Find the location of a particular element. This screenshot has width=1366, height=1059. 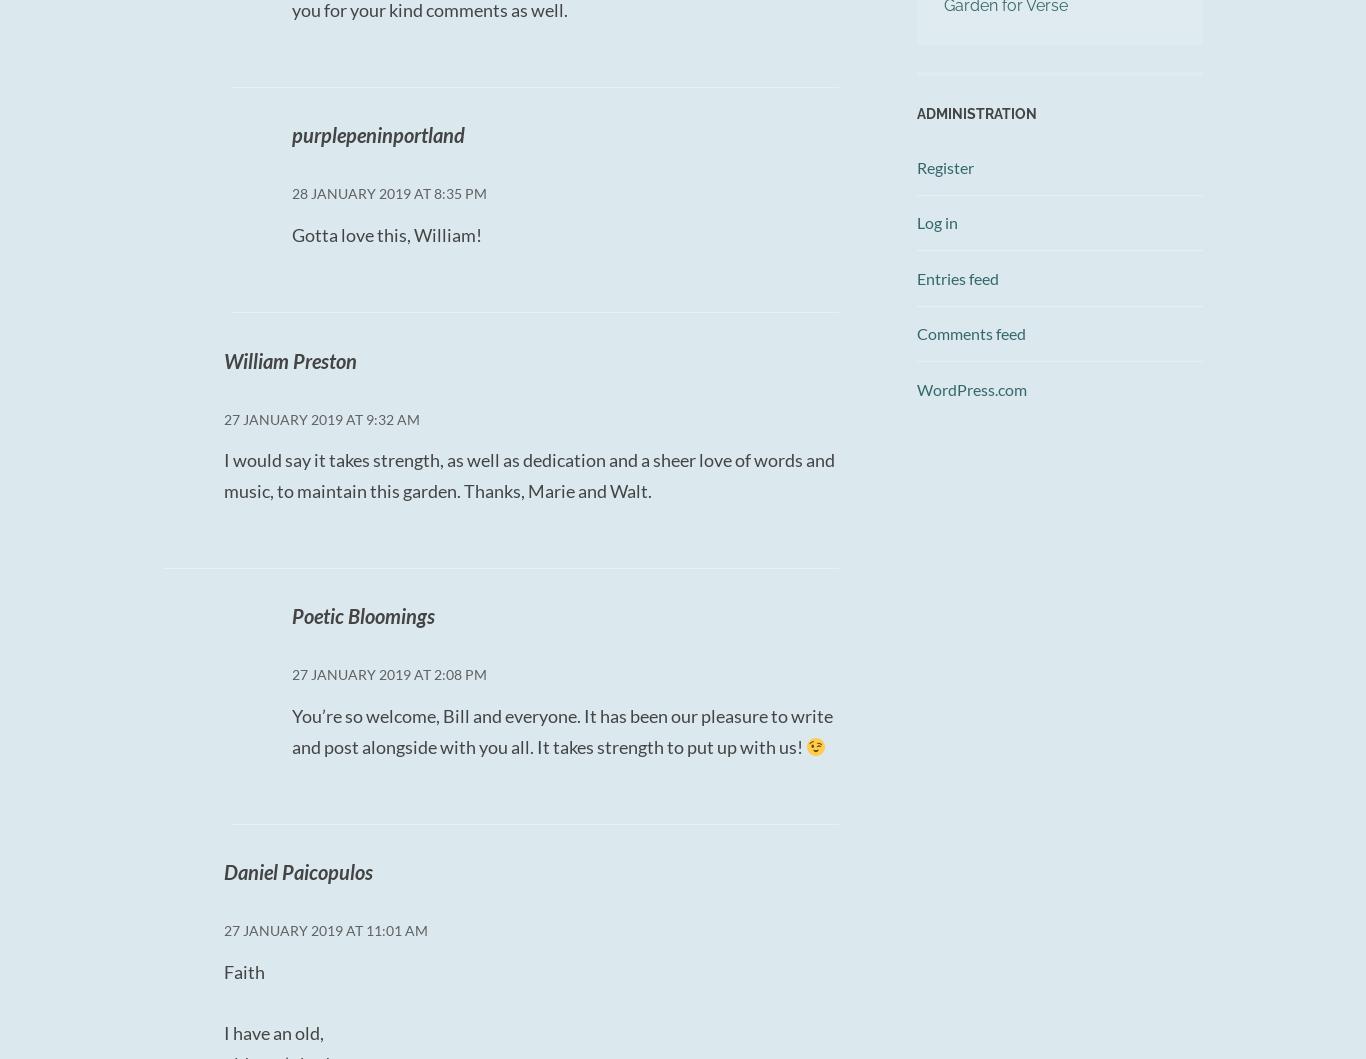

'Poetic Bloomings' is located at coordinates (361, 615).